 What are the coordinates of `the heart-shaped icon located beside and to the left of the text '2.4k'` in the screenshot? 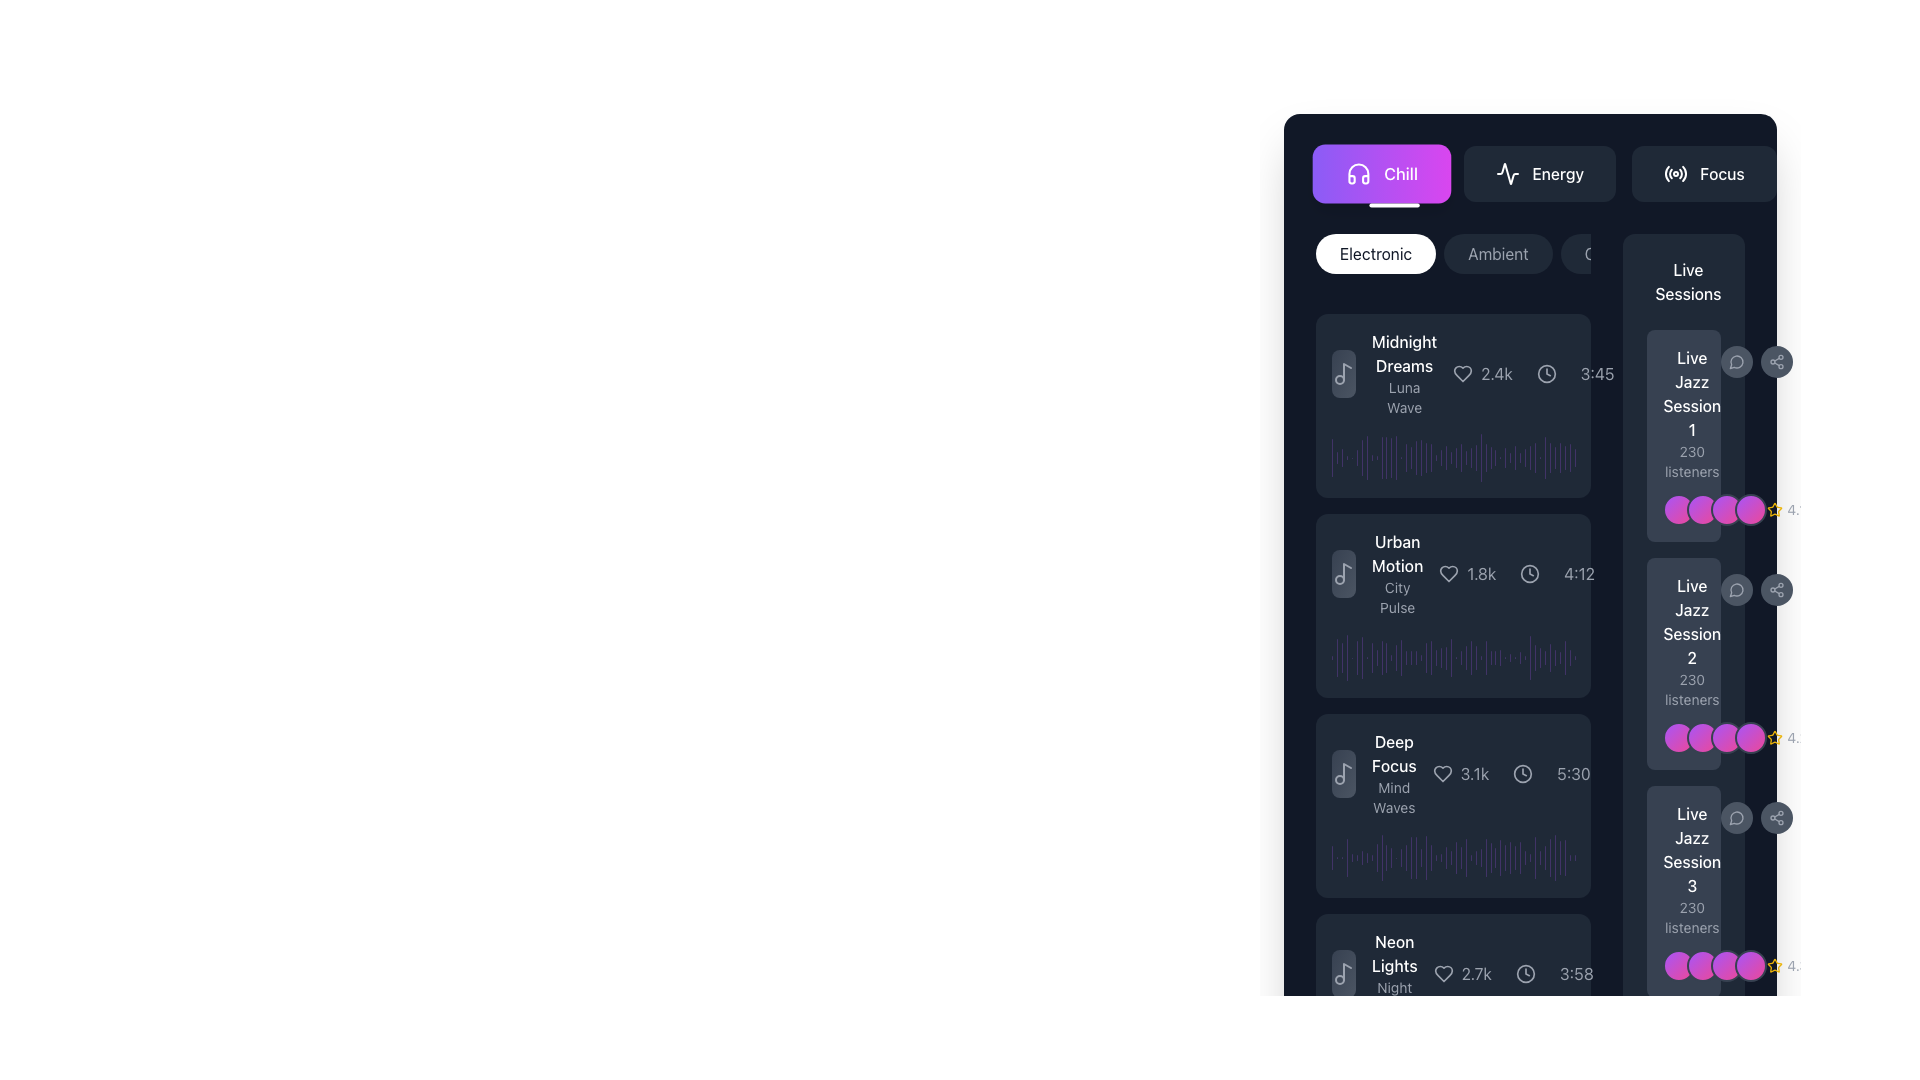 It's located at (1463, 374).